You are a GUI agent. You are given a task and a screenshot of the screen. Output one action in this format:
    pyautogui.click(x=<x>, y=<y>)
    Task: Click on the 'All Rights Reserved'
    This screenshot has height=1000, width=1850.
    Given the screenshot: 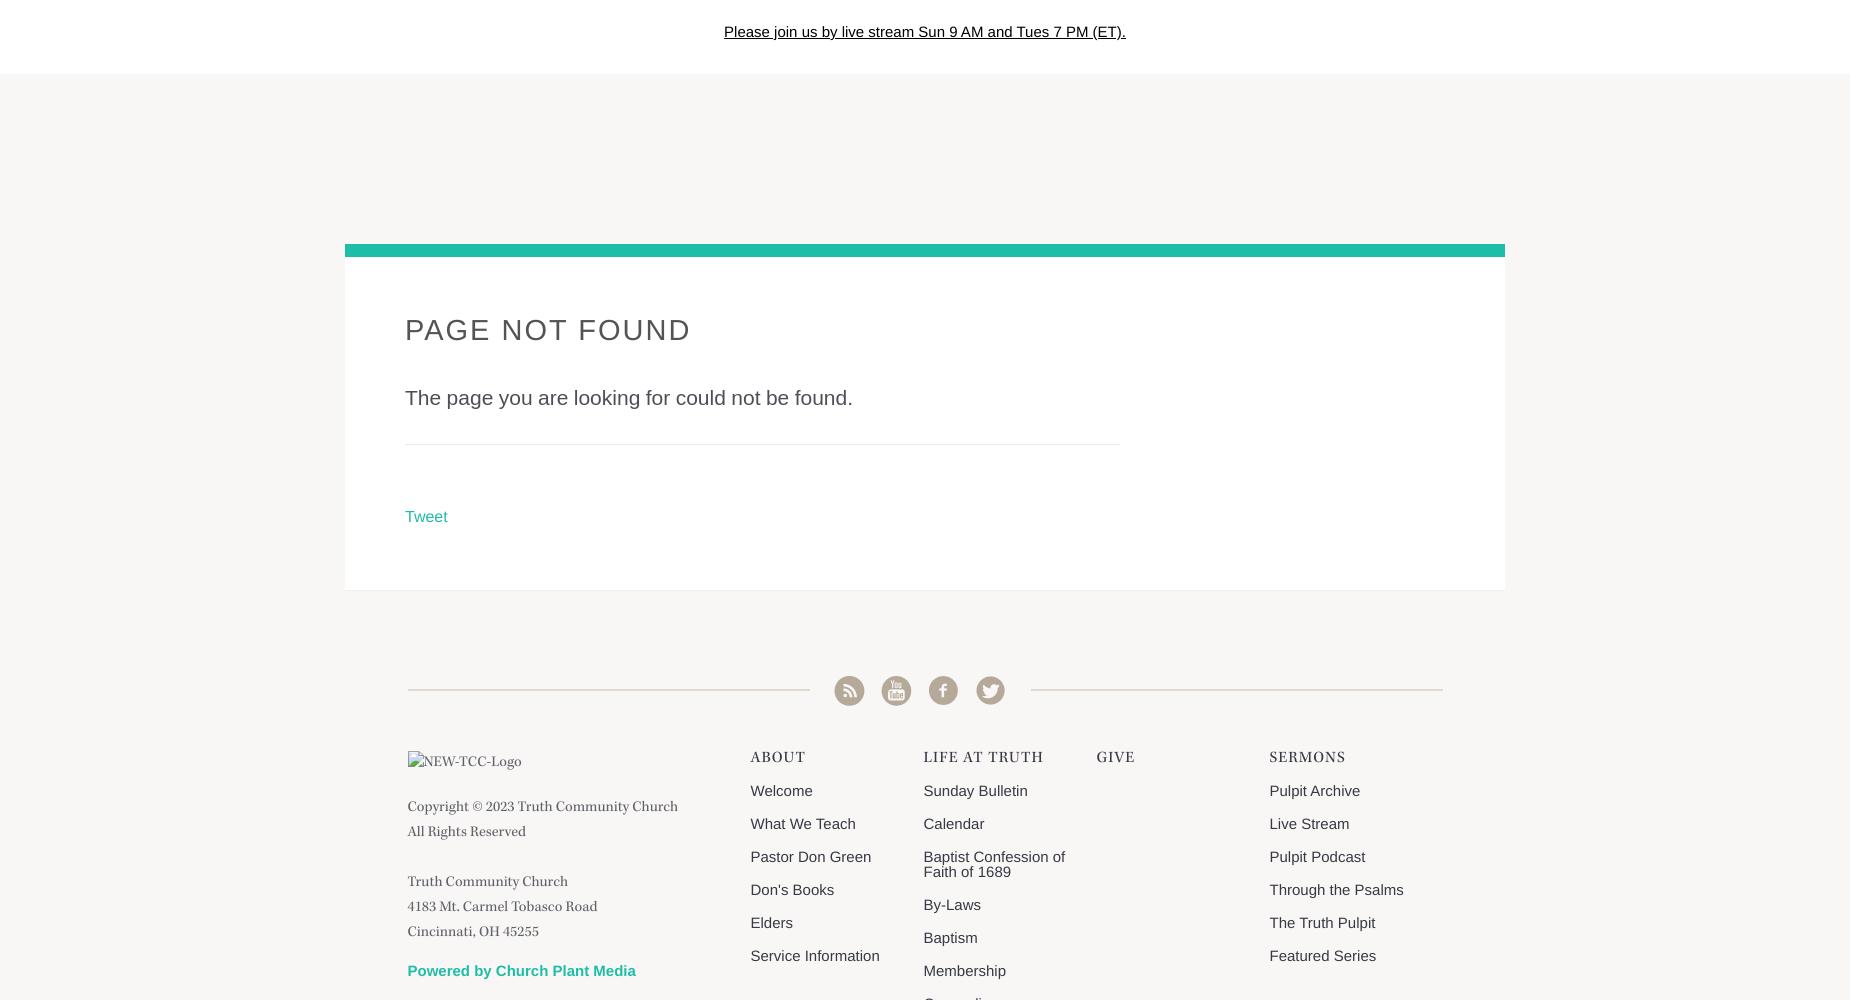 What is the action you would take?
    pyautogui.click(x=466, y=832)
    